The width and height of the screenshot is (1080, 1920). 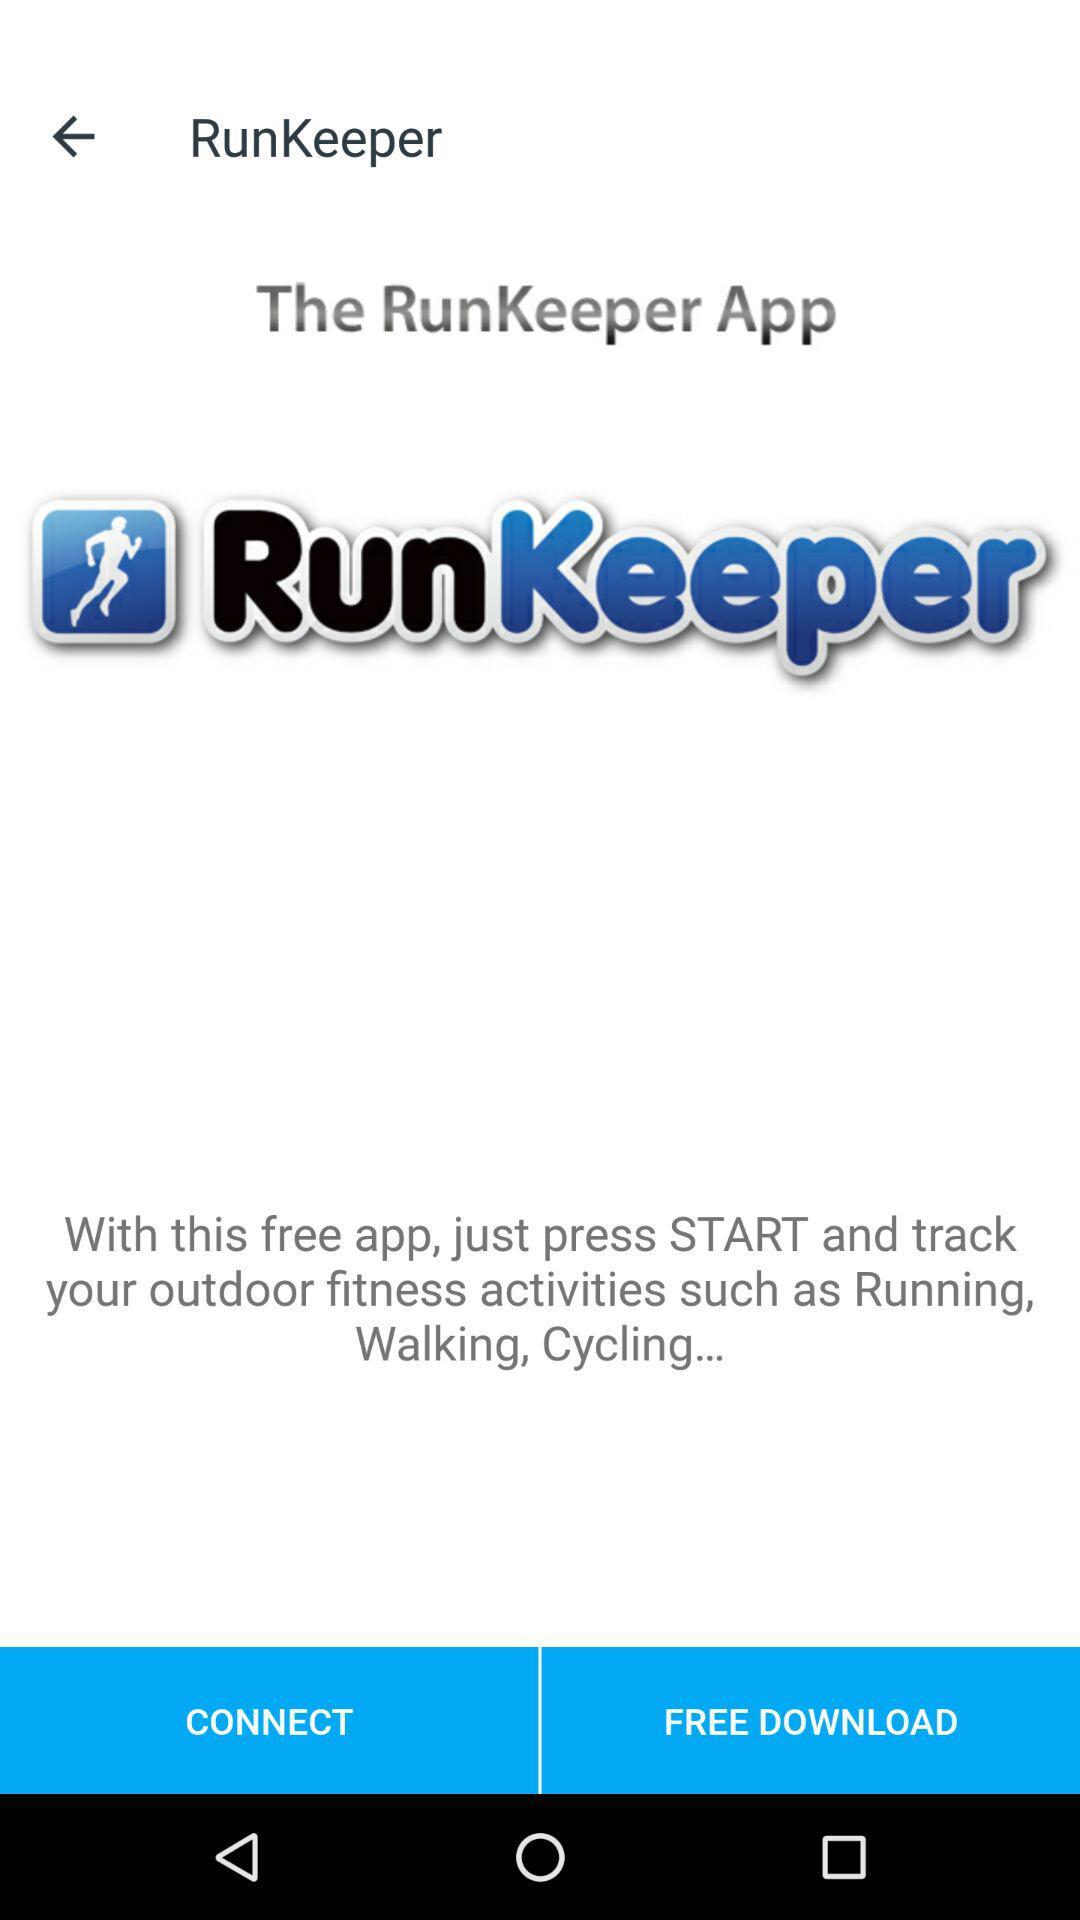 What do you see at coordinates (72, 135) in the screenshot?
I see `go back` at bounding box center [72, 135].